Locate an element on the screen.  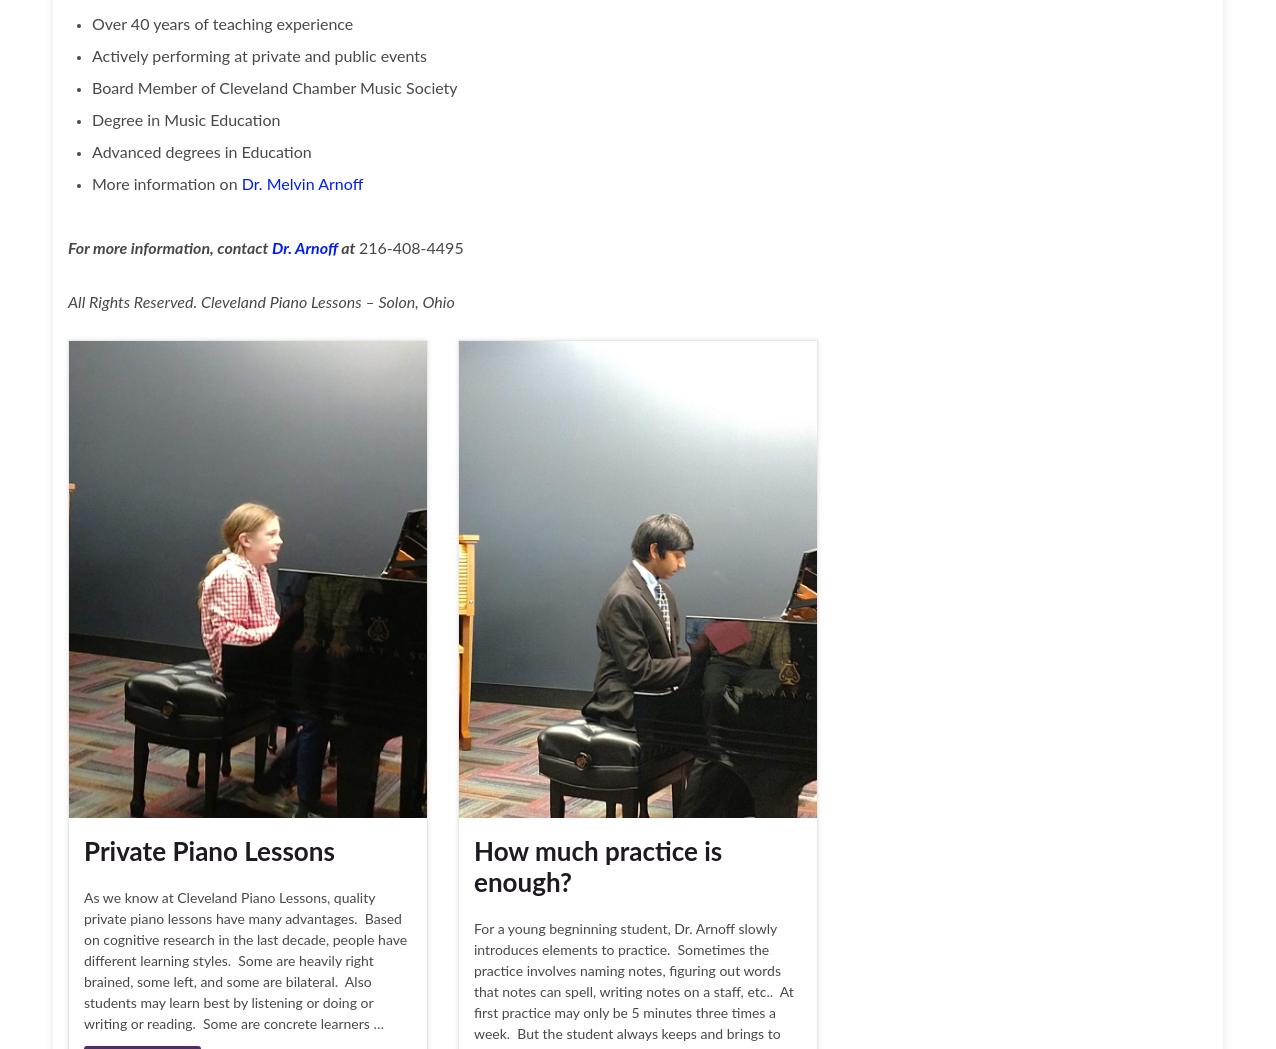
'As we know at Cleveland Piano Lessons, quality private piano lessons have many advantages.  Based on cognitive research in the last decade, people have different learning styles.  Some are heavily right brained, some left, and some are bilateral.  Also students may learn best by listening or doing or writing or reading.  Some are concrete learners …' is located at coordinates (245, 962).